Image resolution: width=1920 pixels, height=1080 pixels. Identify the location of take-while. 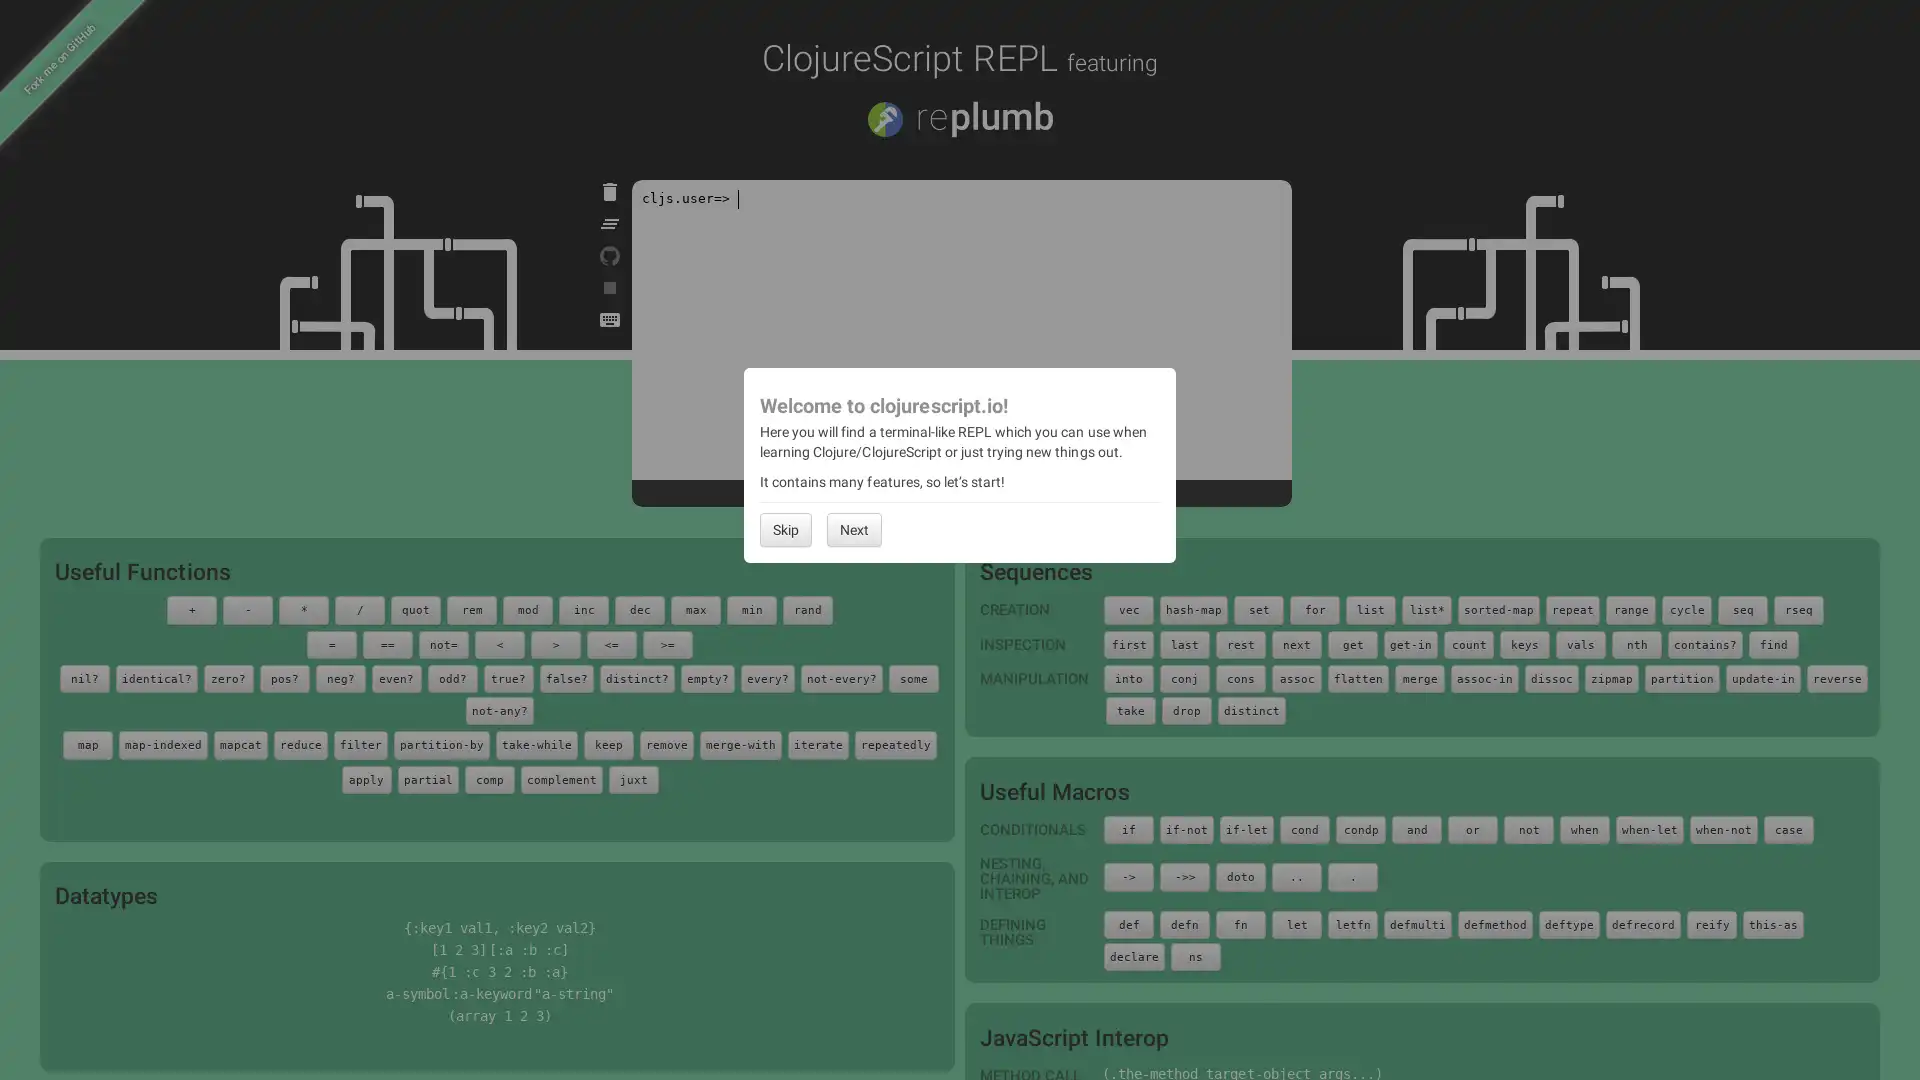
(537, 744).